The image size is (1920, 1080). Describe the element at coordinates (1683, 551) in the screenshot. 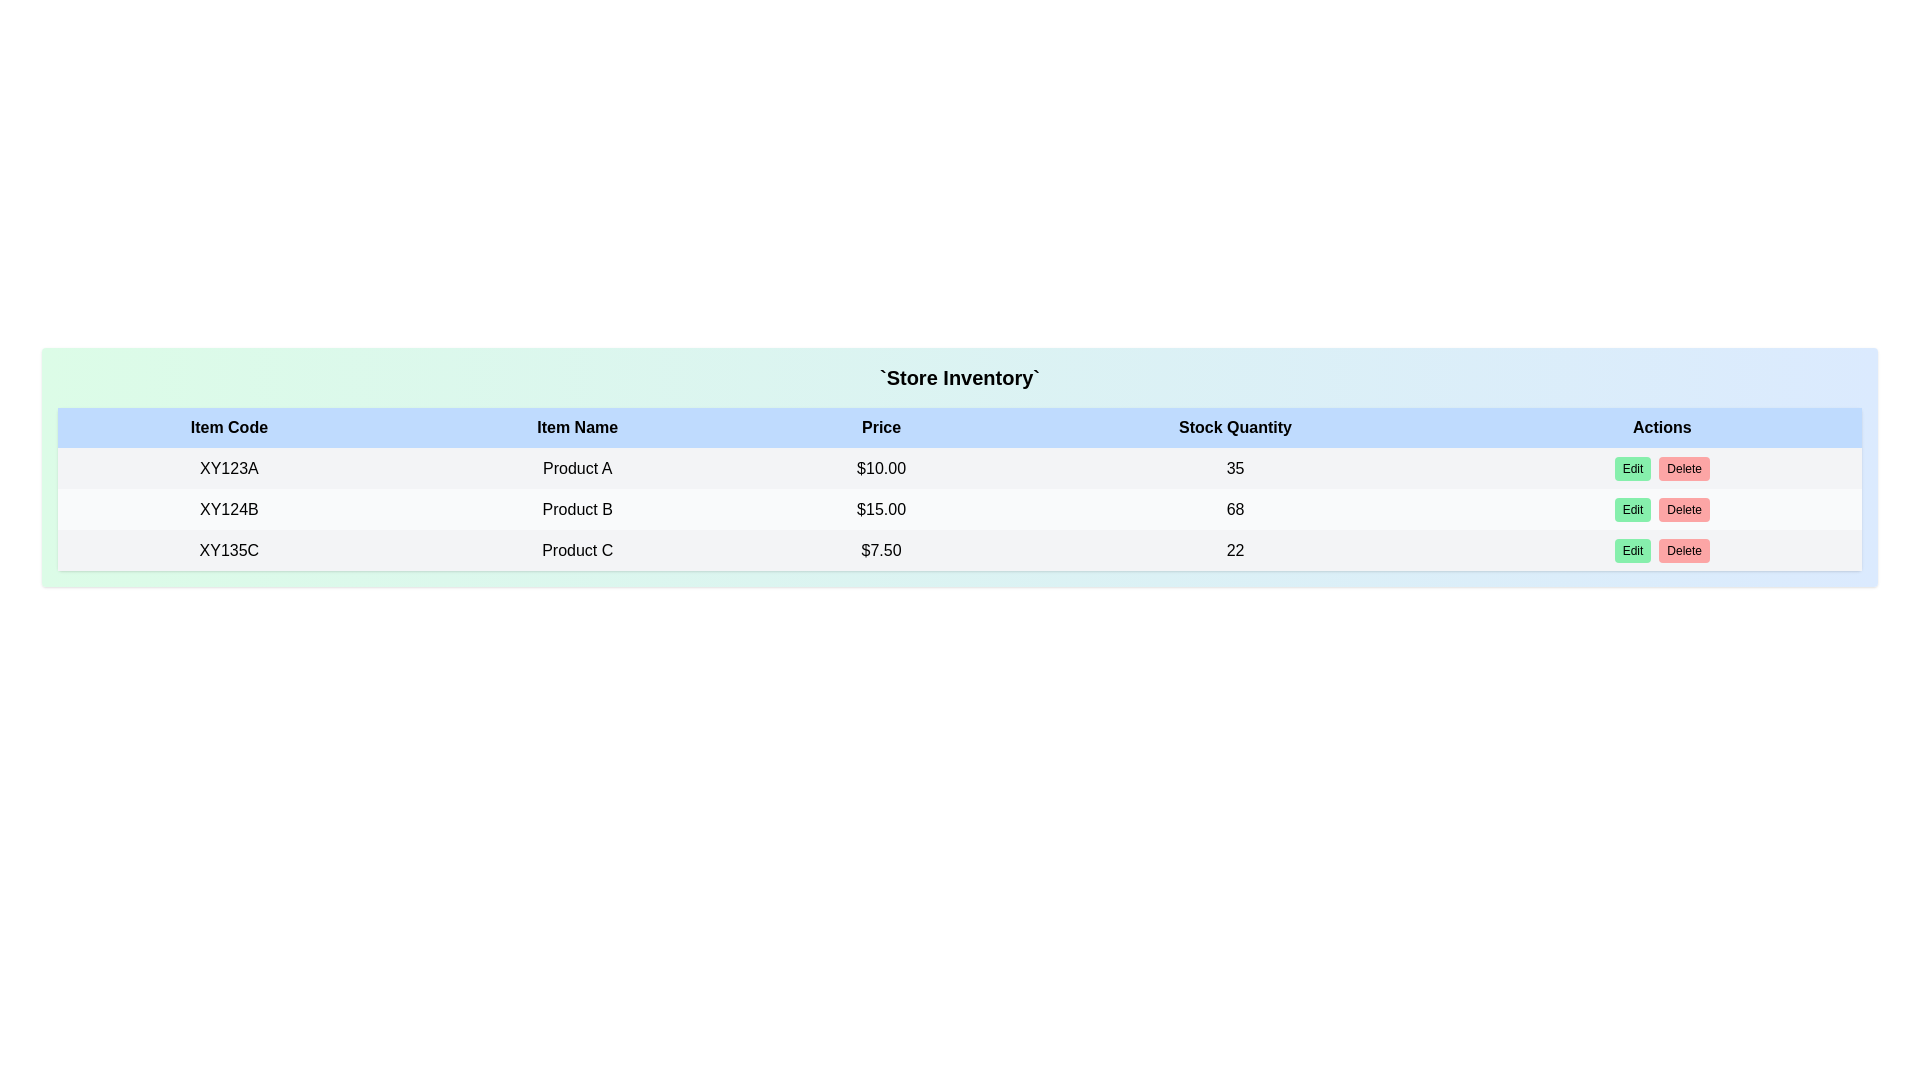

I see `the 'Delete' button, which is a rectangular button with a light red background and black text, located in the rightmost column of the last row in a table, adjacent to an 'Edit' button` at that location.